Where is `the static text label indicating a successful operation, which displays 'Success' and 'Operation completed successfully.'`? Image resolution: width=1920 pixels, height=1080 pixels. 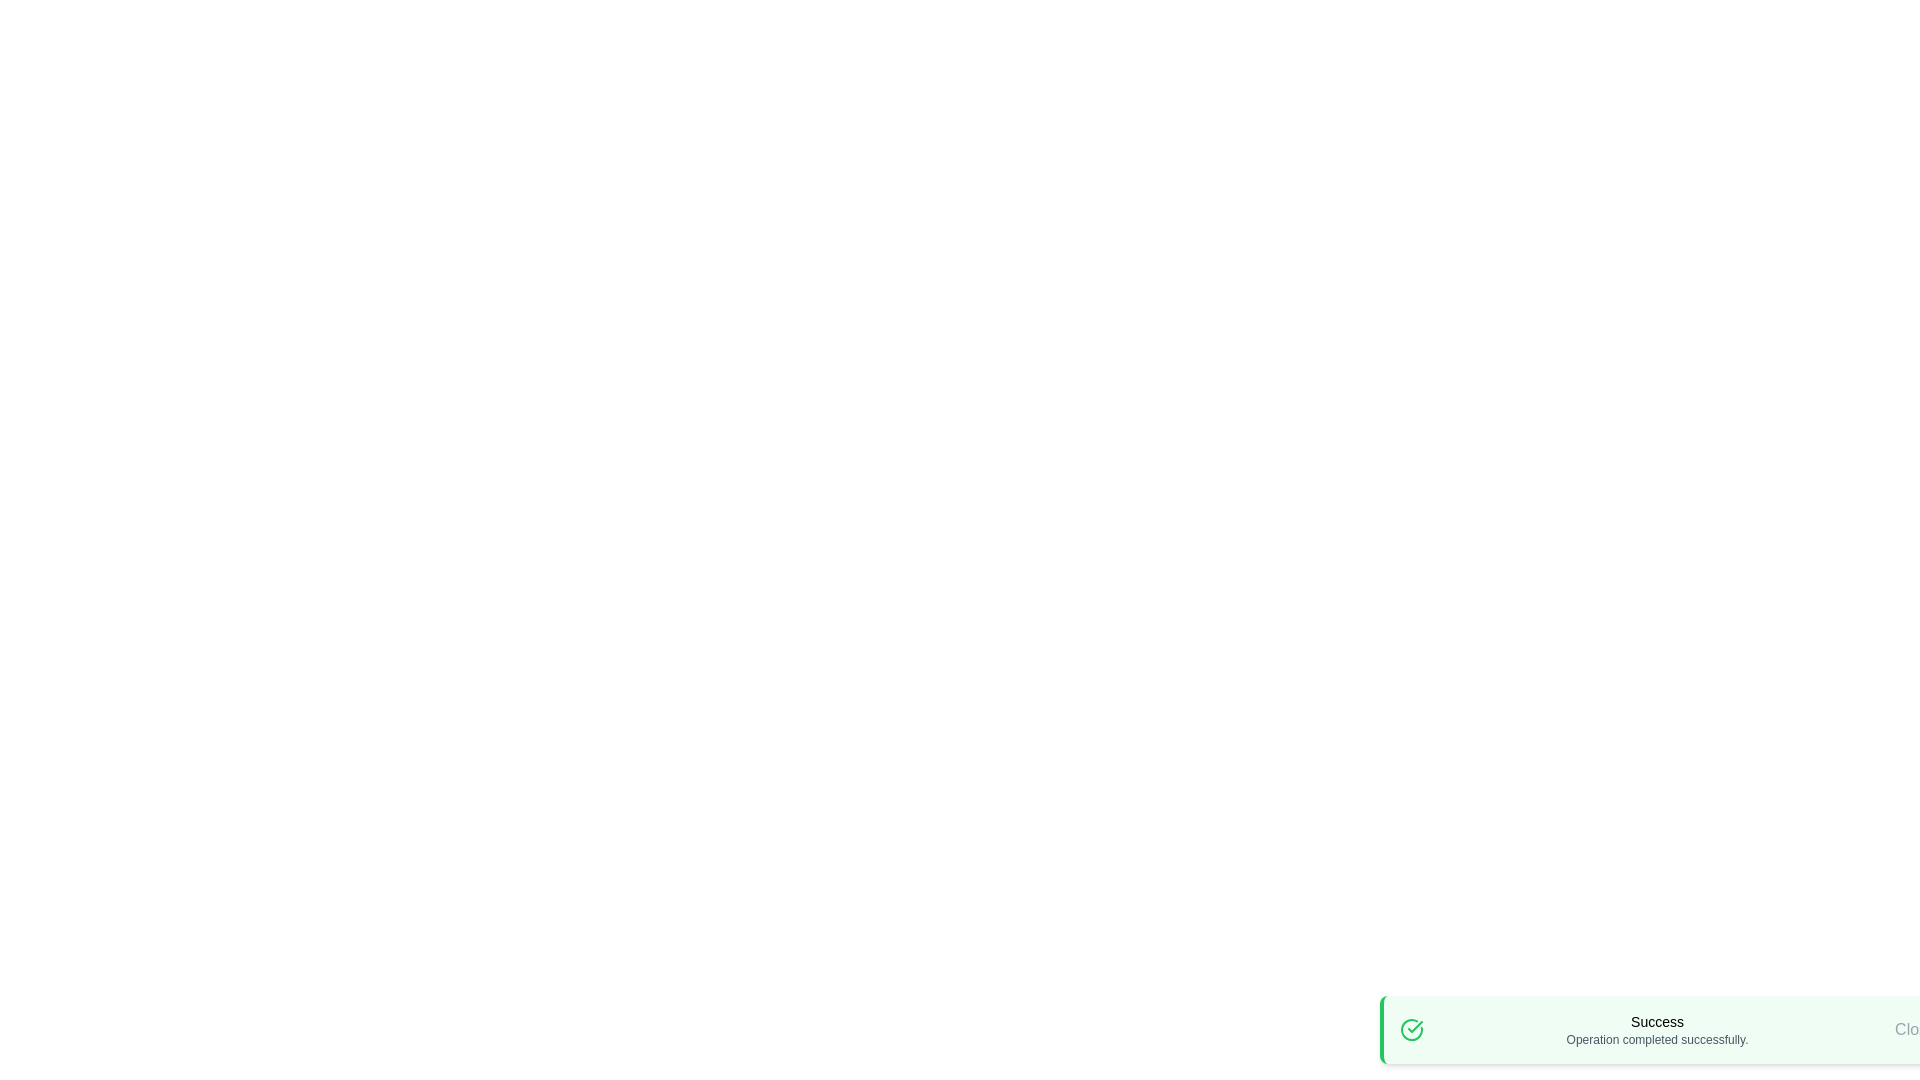
the static text label indicating a successful operation, which displays 'Success' and 'Operation completed successfully.' is located at coordinates (1657, 1022).